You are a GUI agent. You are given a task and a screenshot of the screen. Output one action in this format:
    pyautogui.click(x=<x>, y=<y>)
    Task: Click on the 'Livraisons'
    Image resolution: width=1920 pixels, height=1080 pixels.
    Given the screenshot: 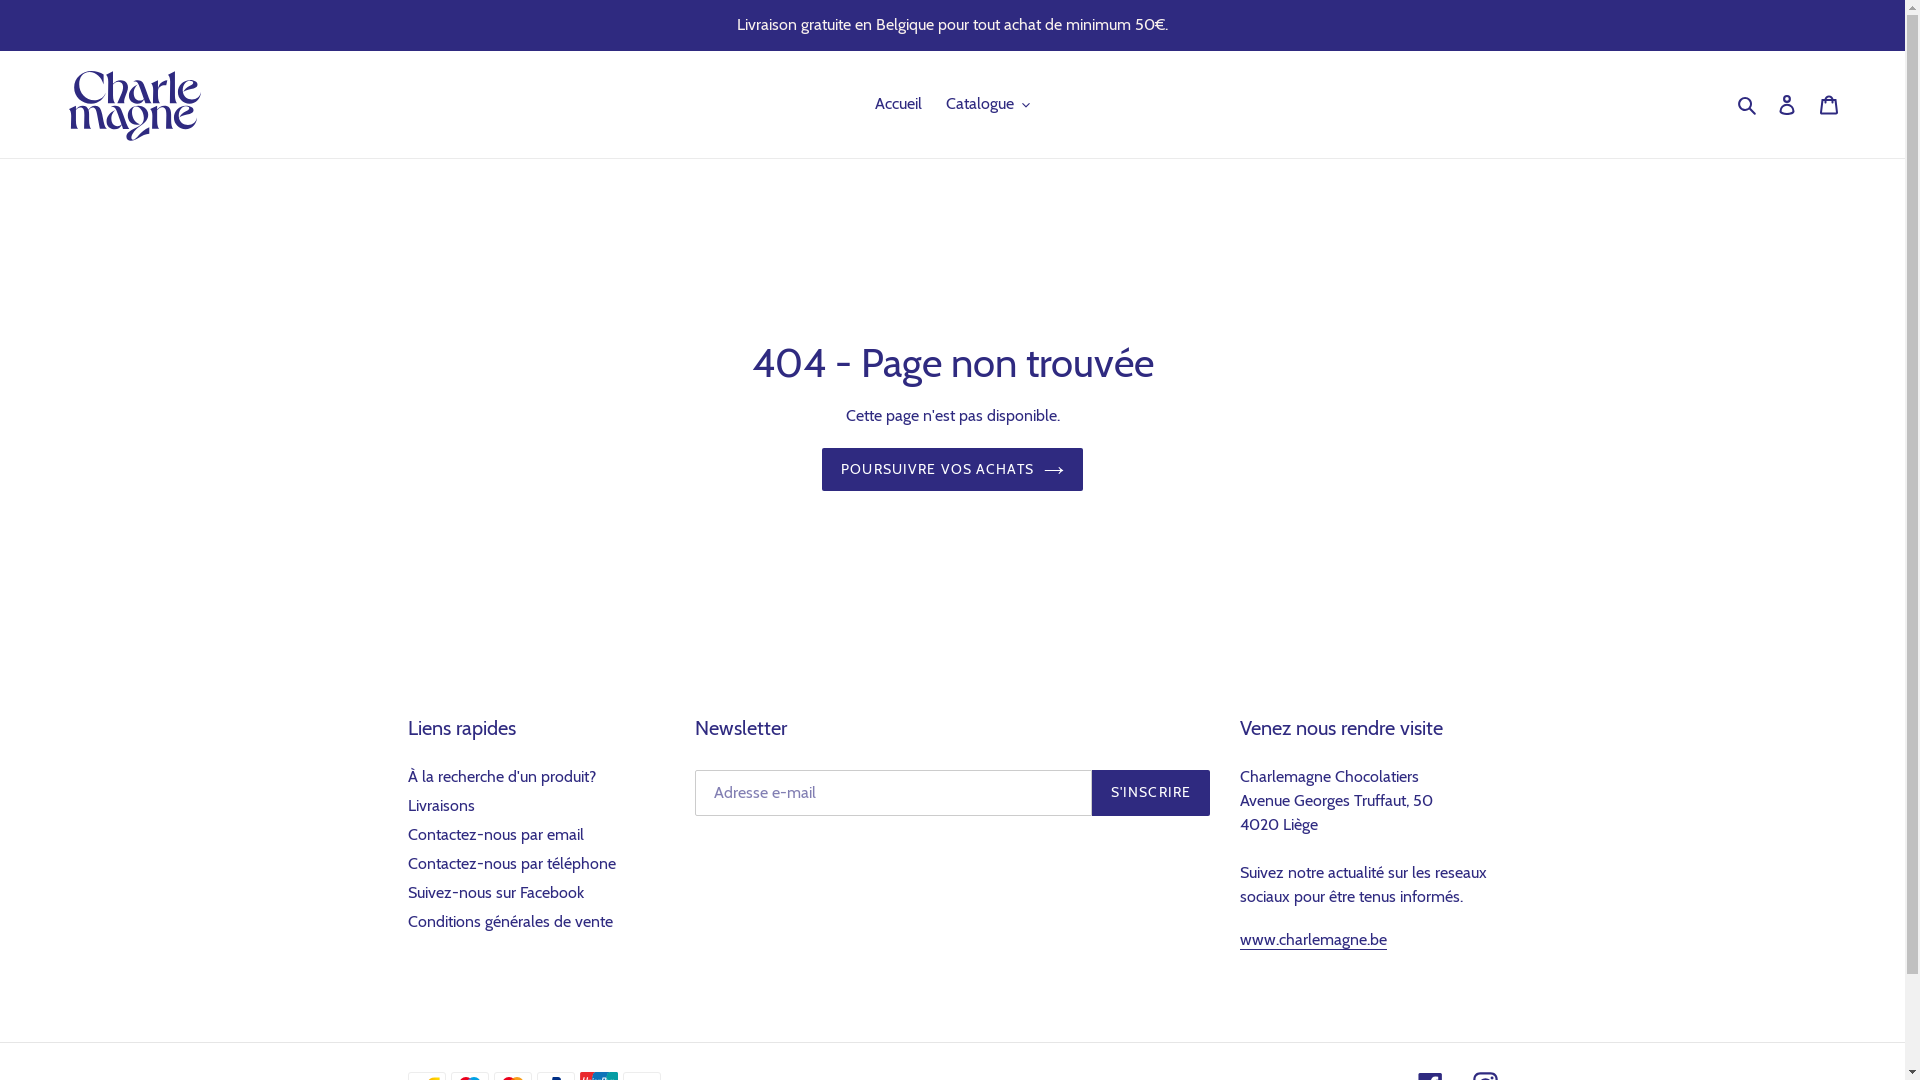 What is the action you would take?
    pyautogui.click(x=407, y=804)
    